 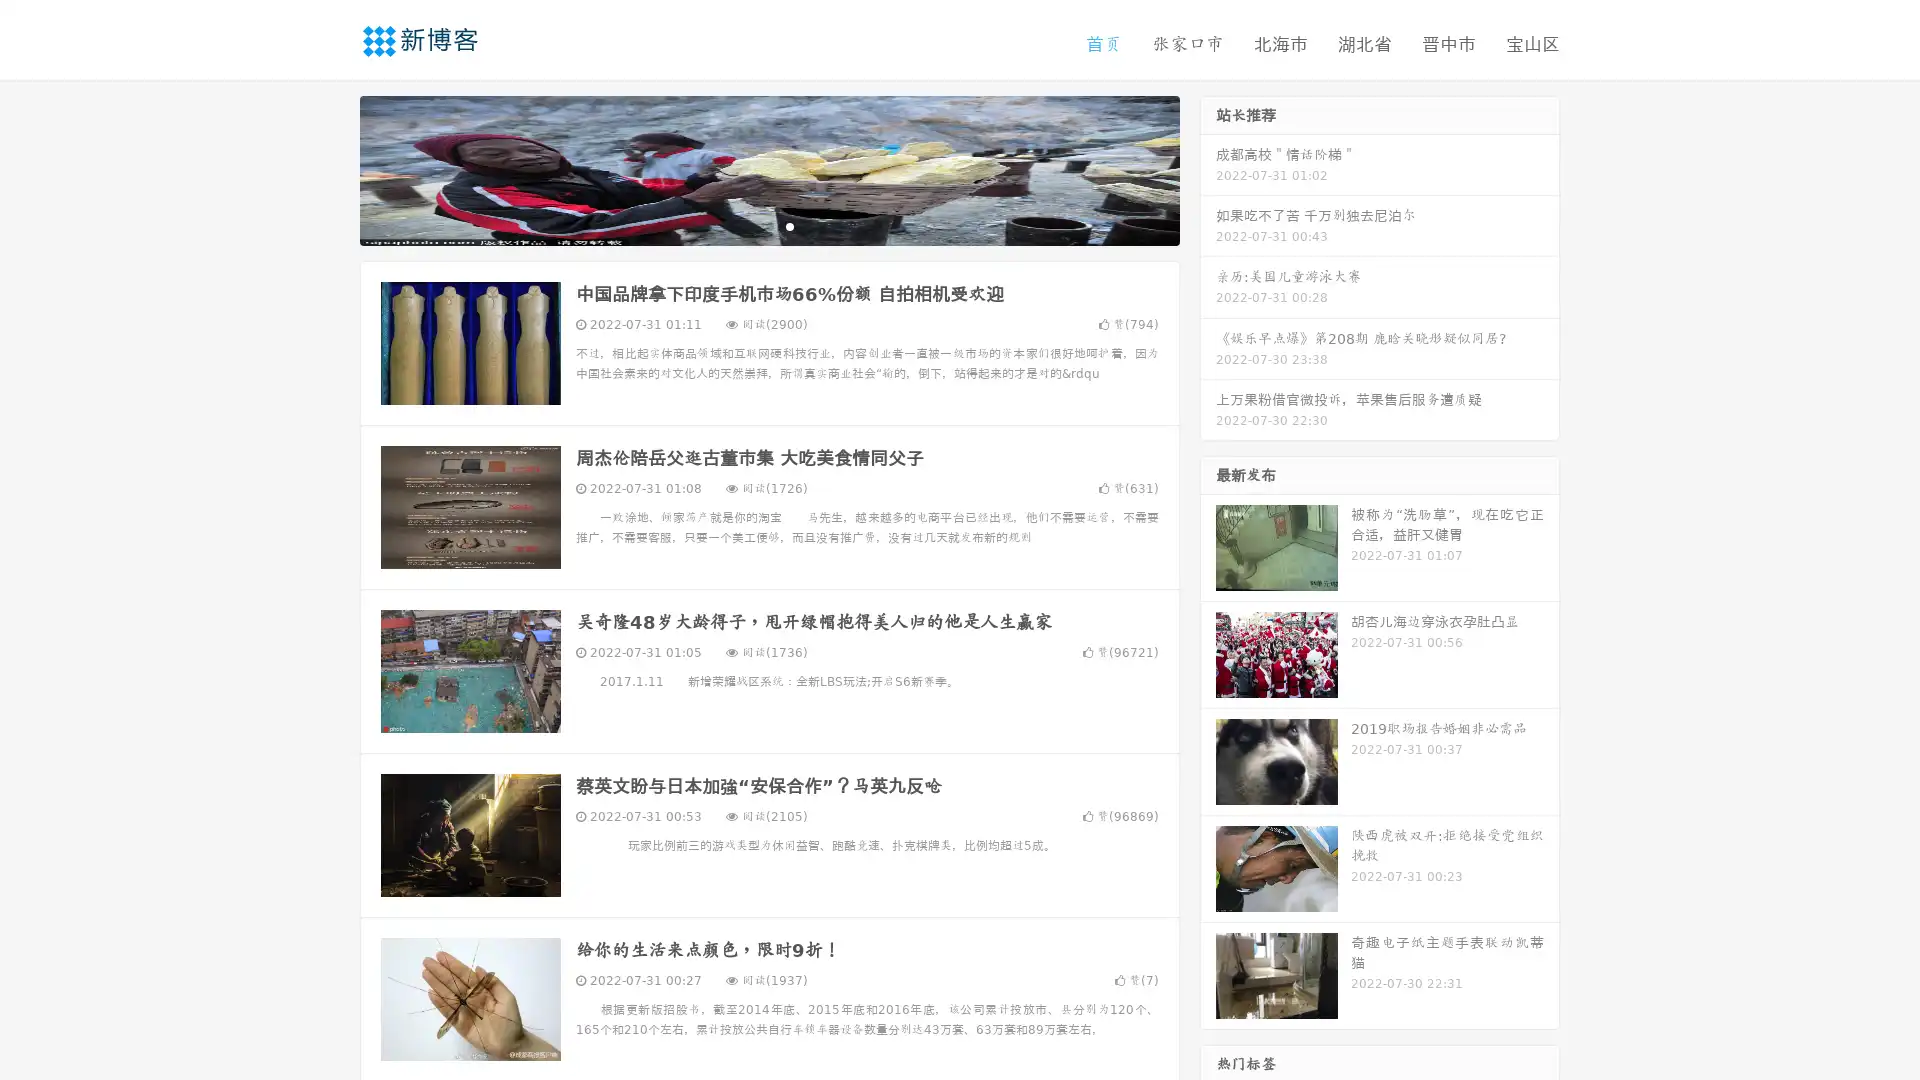 What do you see at coordinates (330, 168) in the screenshot?
I see `Previous slide` at bounding box center [330, 168].